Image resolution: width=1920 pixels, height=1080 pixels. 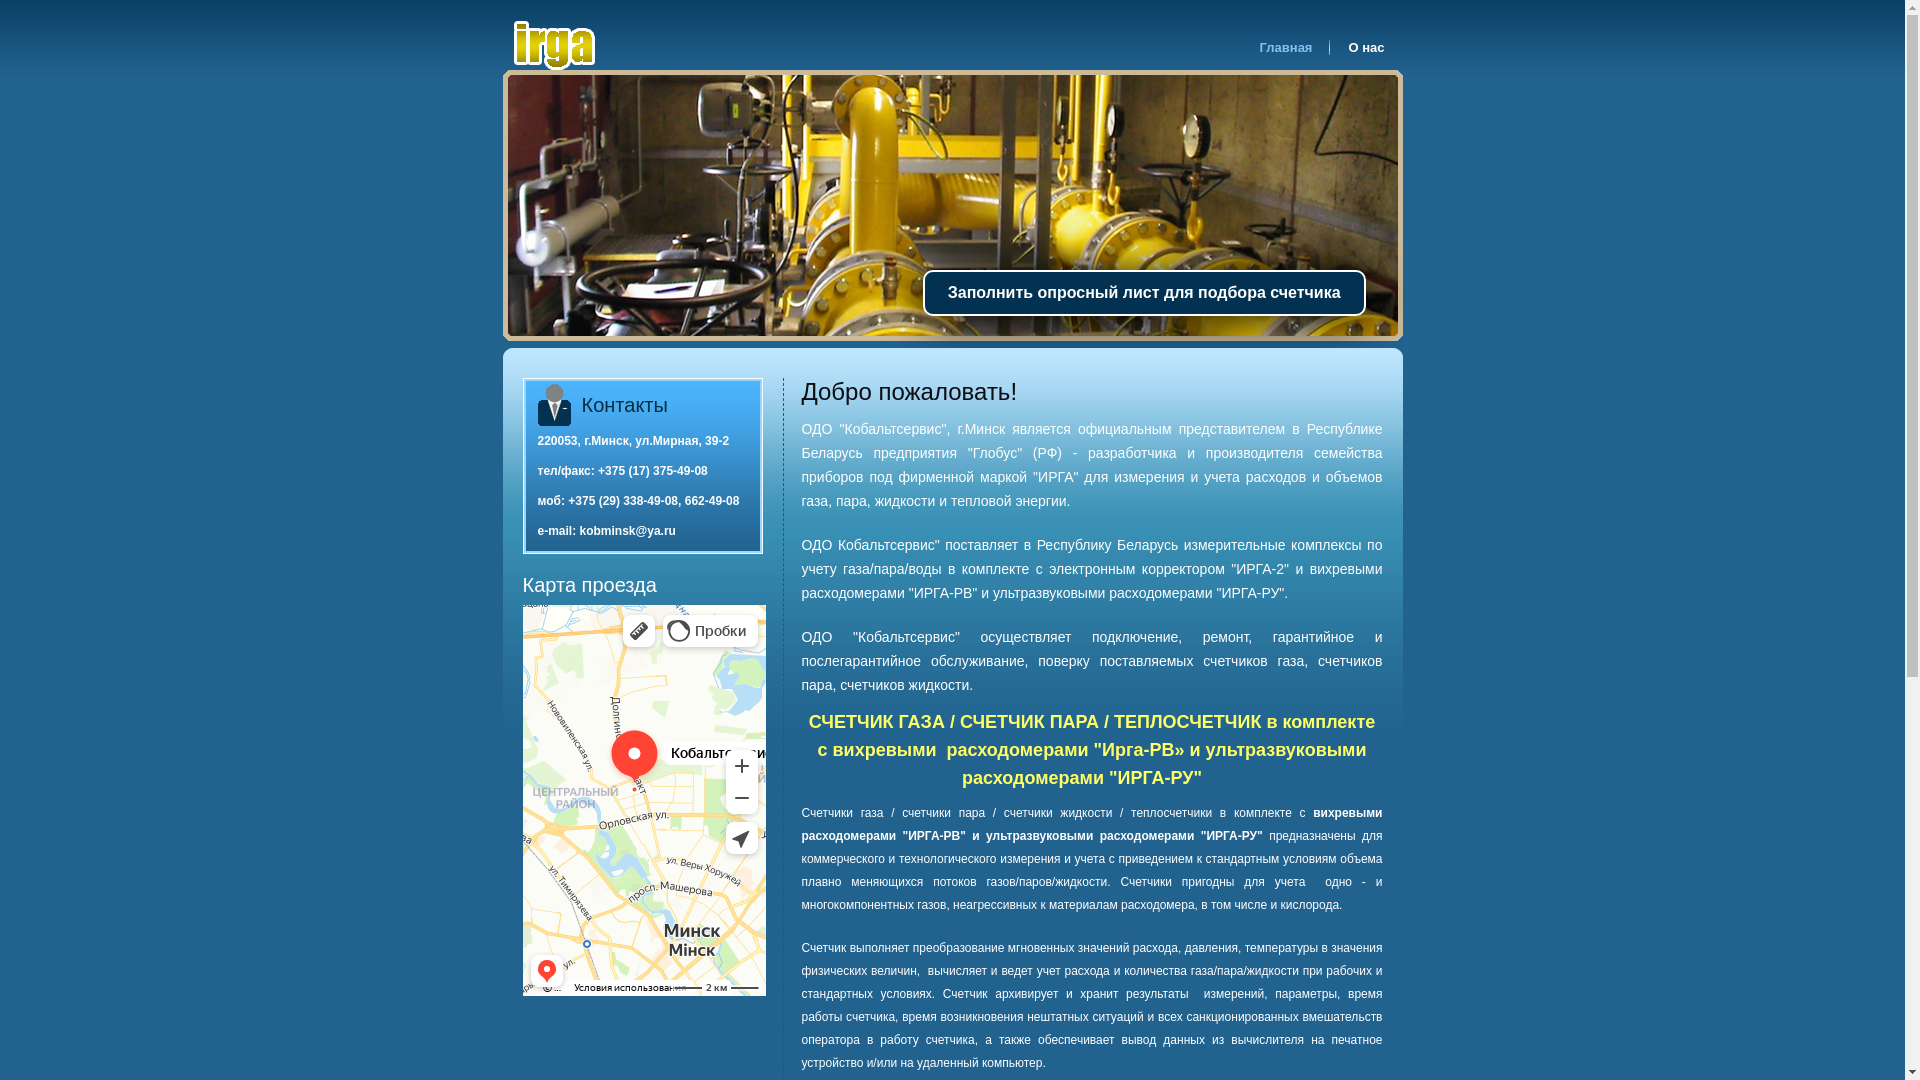 I want to click on 'Irga', so click(x=509, y=45).